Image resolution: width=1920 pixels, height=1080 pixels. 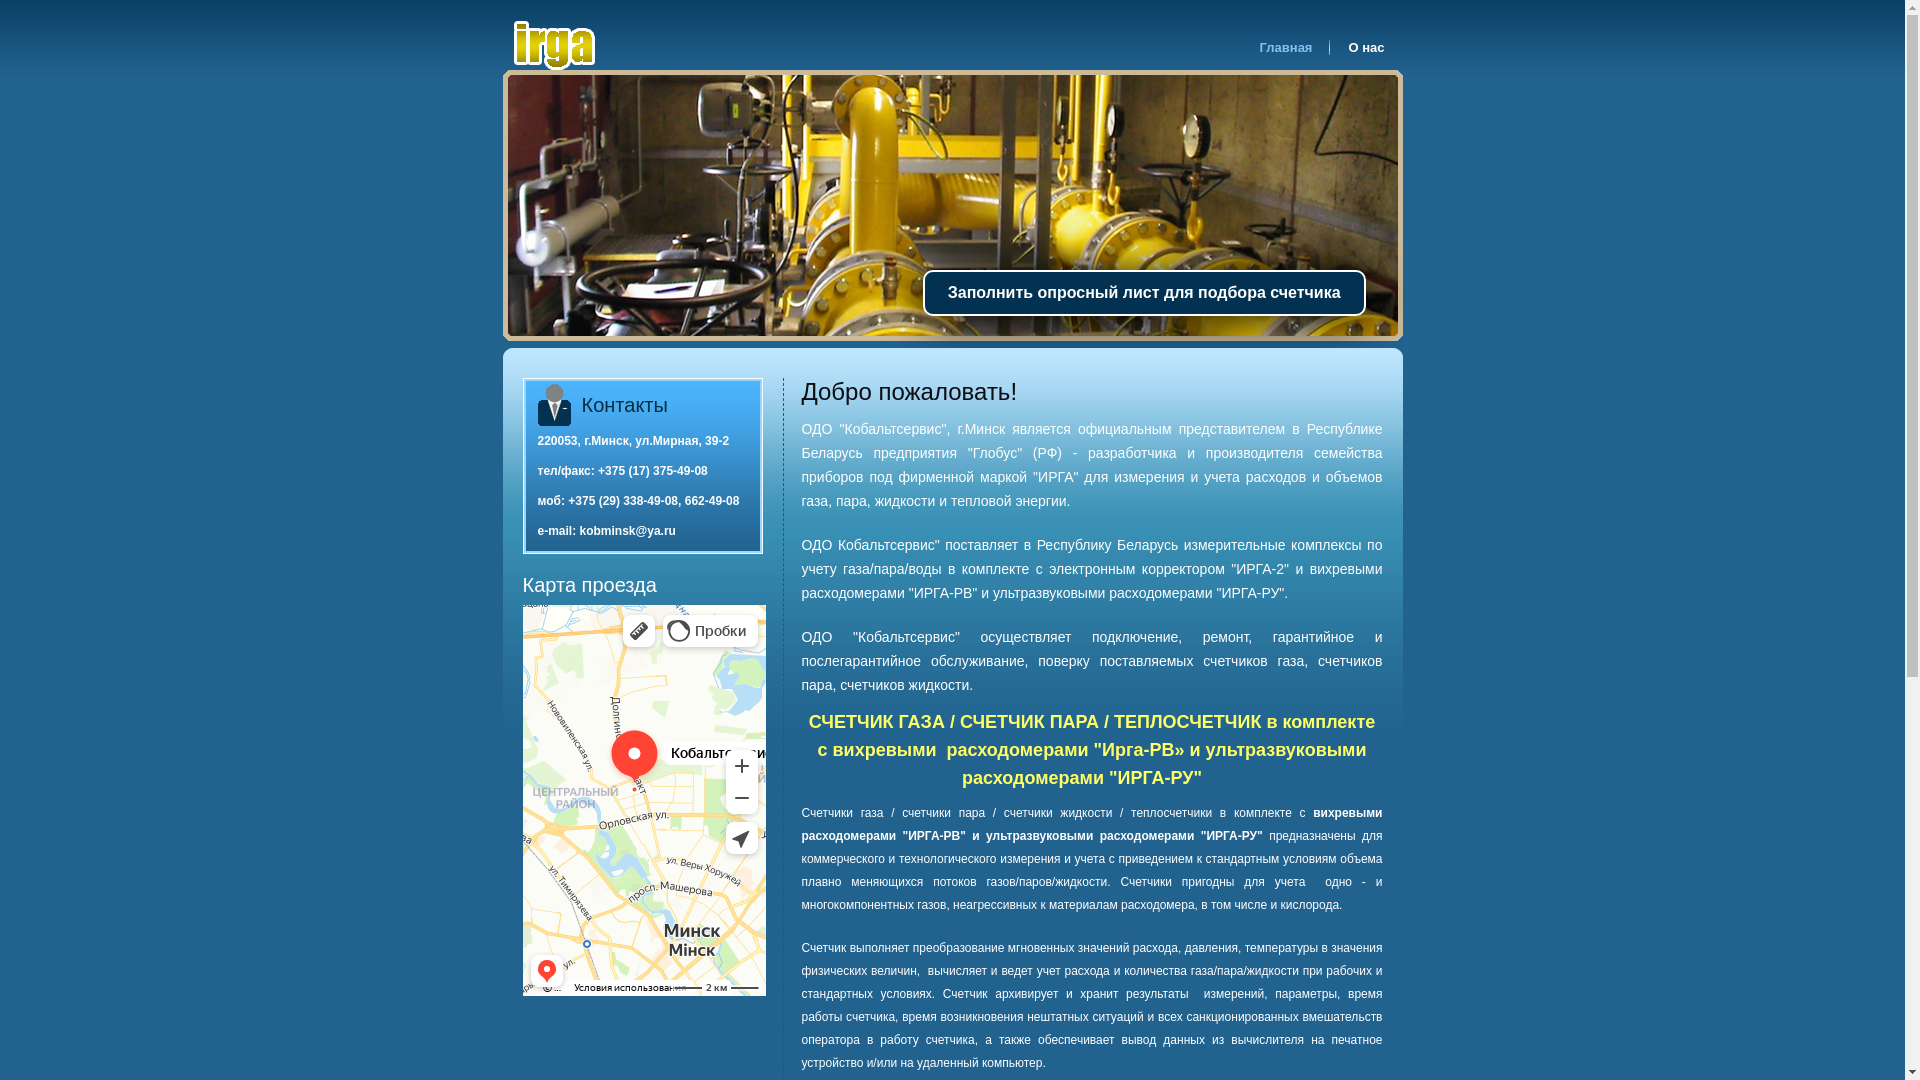 I want to click on 'Irga', so click(x=509, y=45).